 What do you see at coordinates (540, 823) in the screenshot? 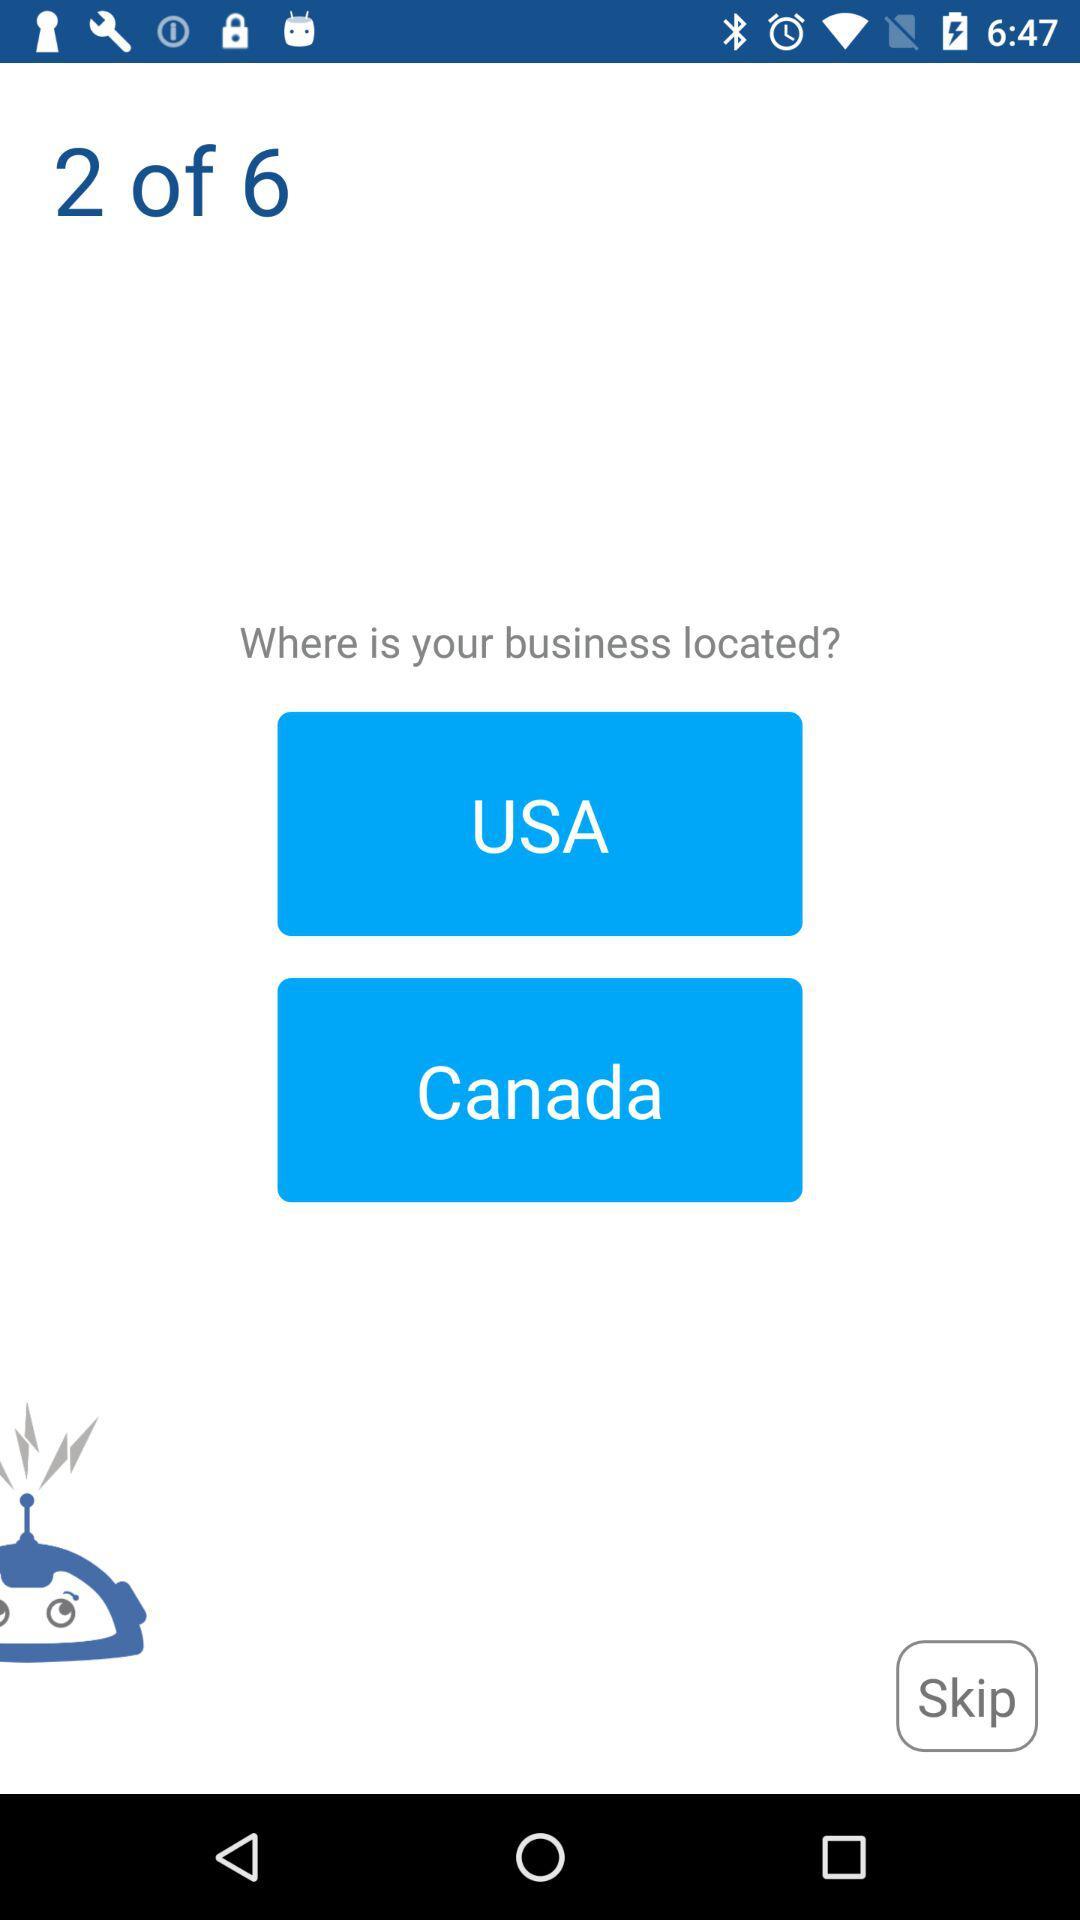
I see `usa` at bounding box center [540, 823].